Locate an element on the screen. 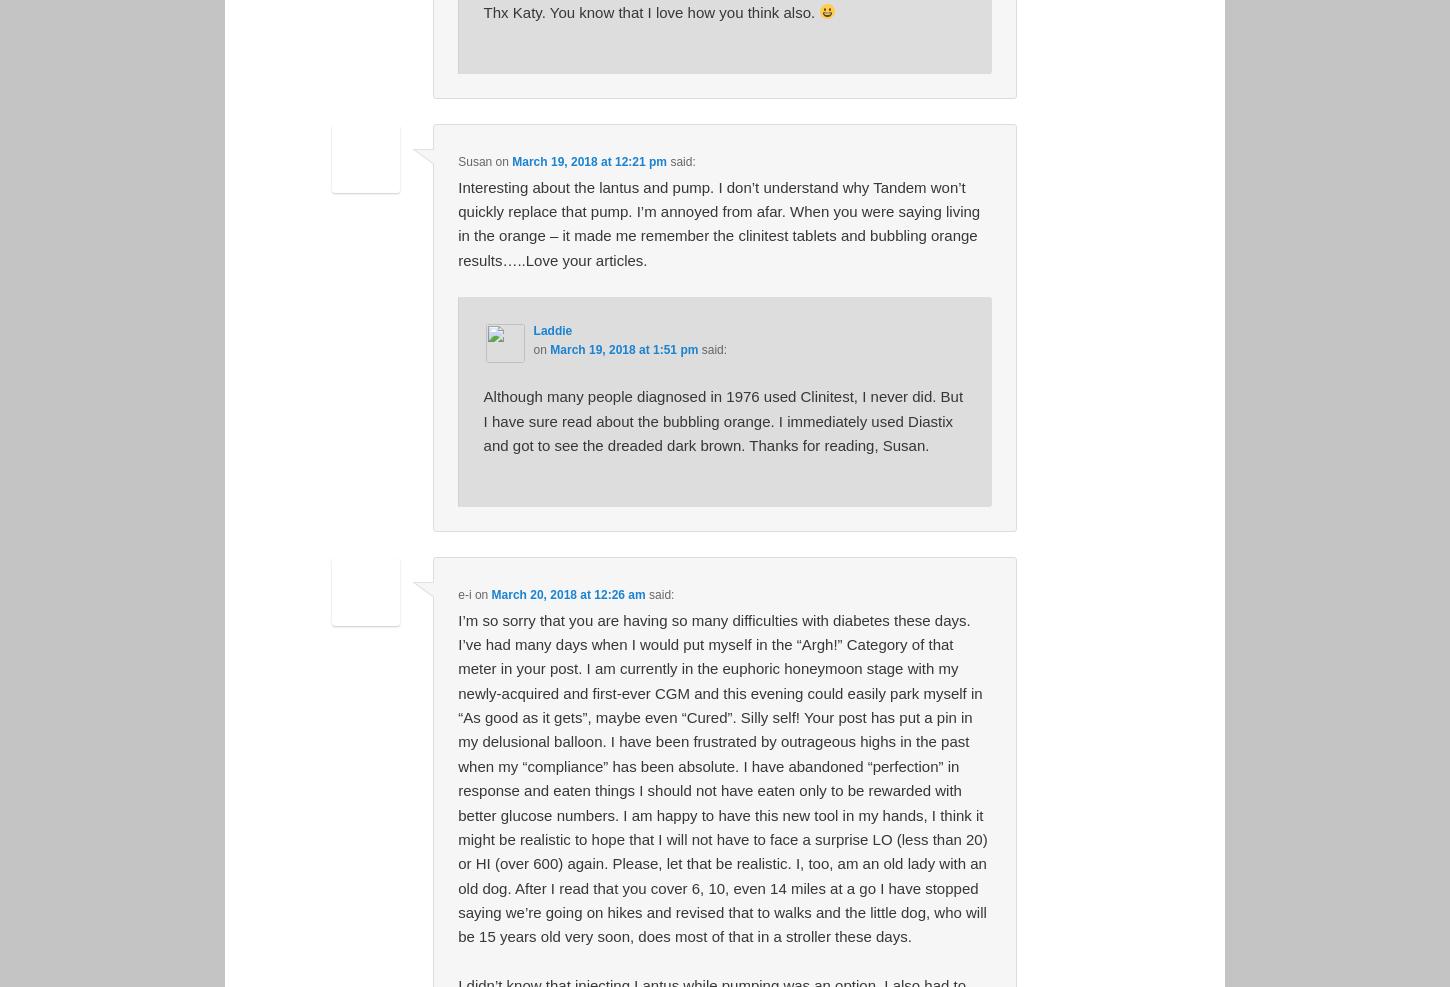 Image resolution: width=1450 pixels, height=987 pixels. 'Thx Katy. You know that I love how you think also.' is located at coordinates (481, 10).